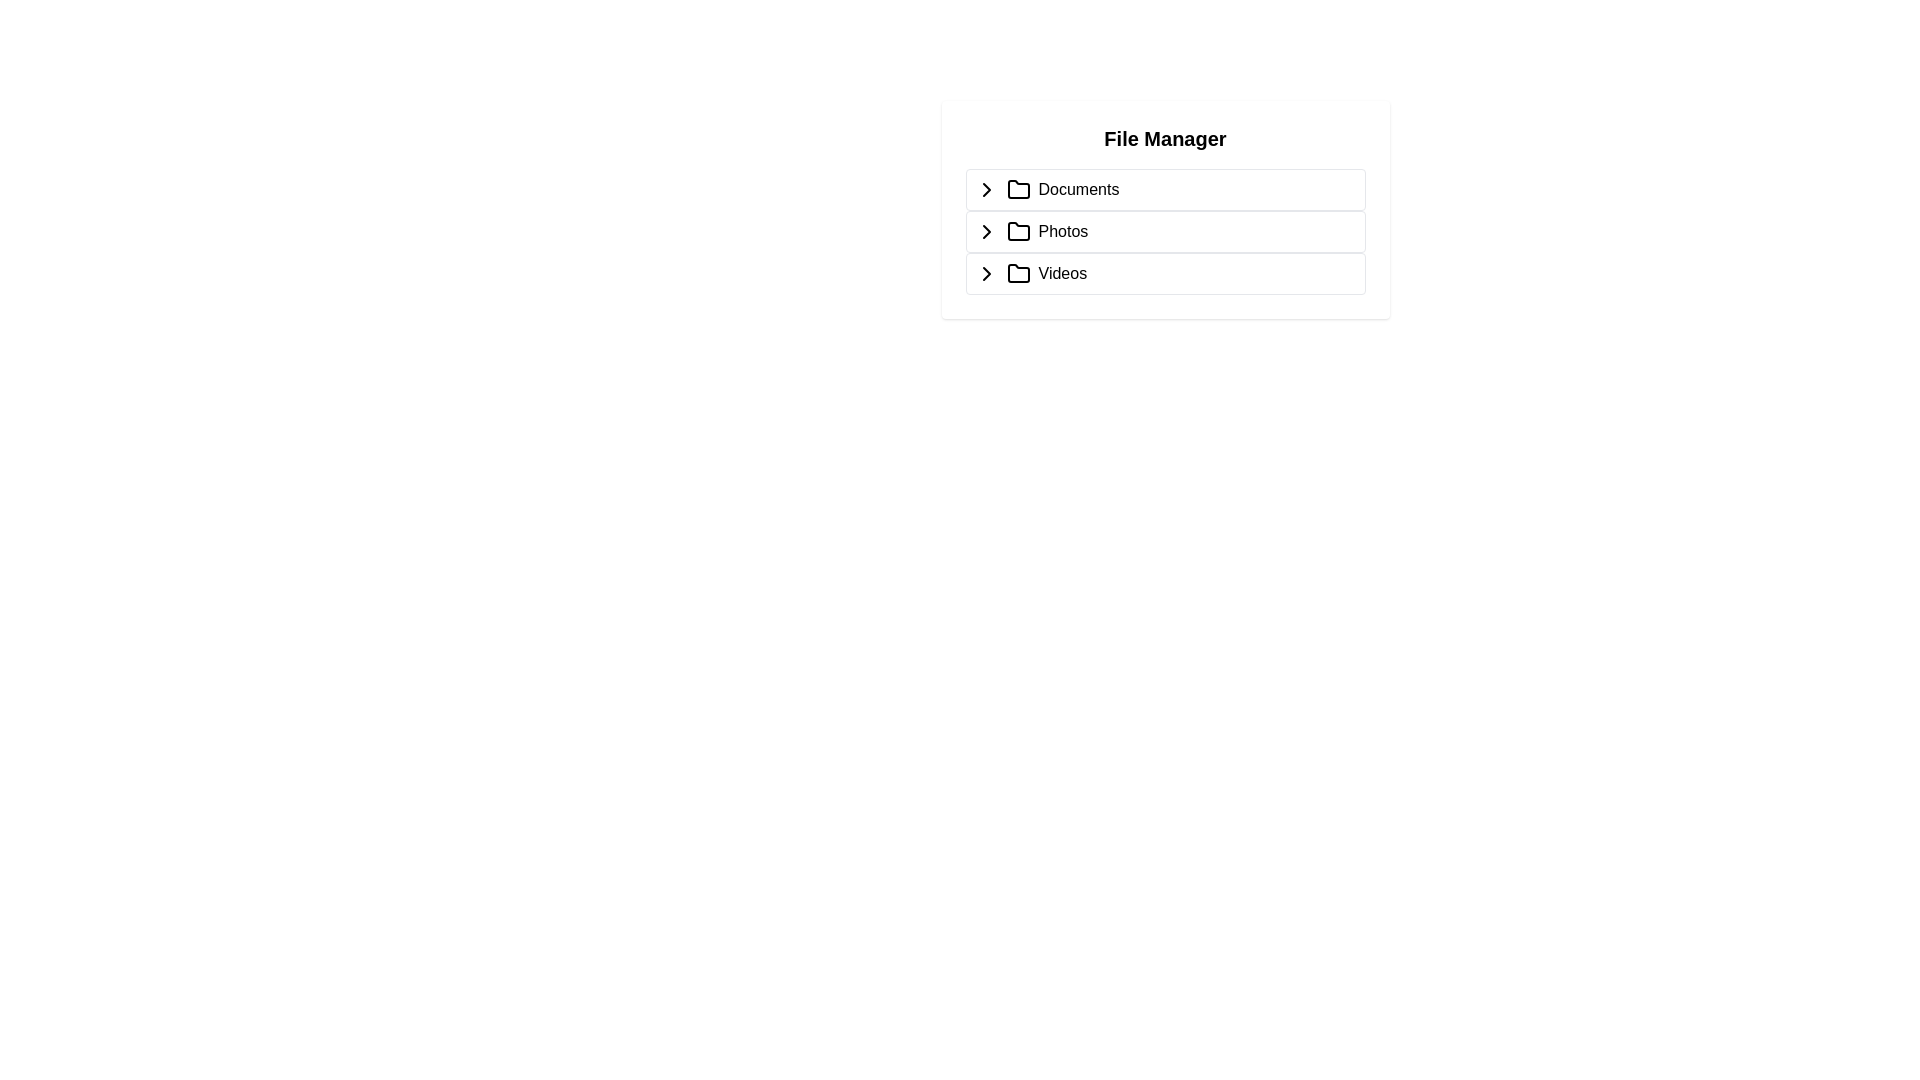  I want to click on the Static Text element that serves as a title or header for the grouped items 'Documents', 'Photos', and 'Videos', so click(1165, 137).